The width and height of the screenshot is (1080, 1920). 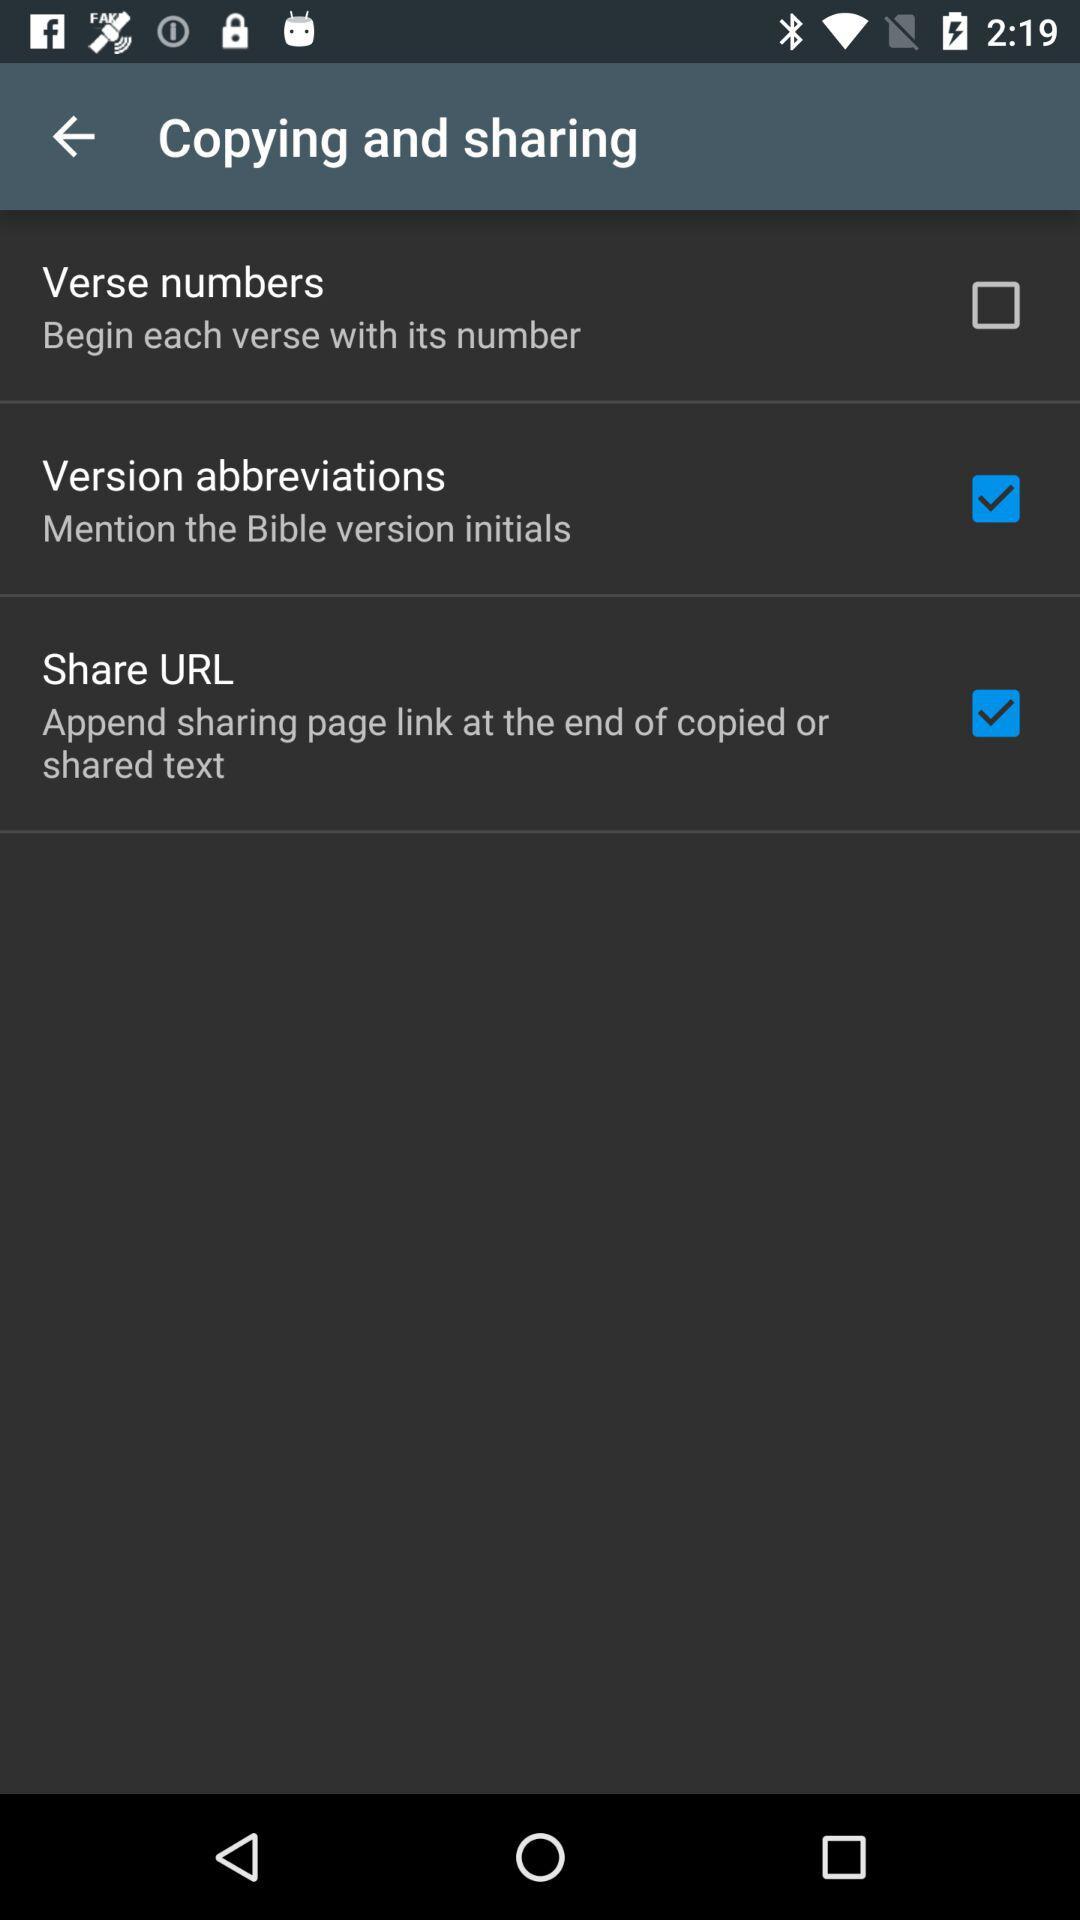 What do you see at coordinates (137, 667) in the screenshot?
I see `share url icon` at bounding box center [137, 667].